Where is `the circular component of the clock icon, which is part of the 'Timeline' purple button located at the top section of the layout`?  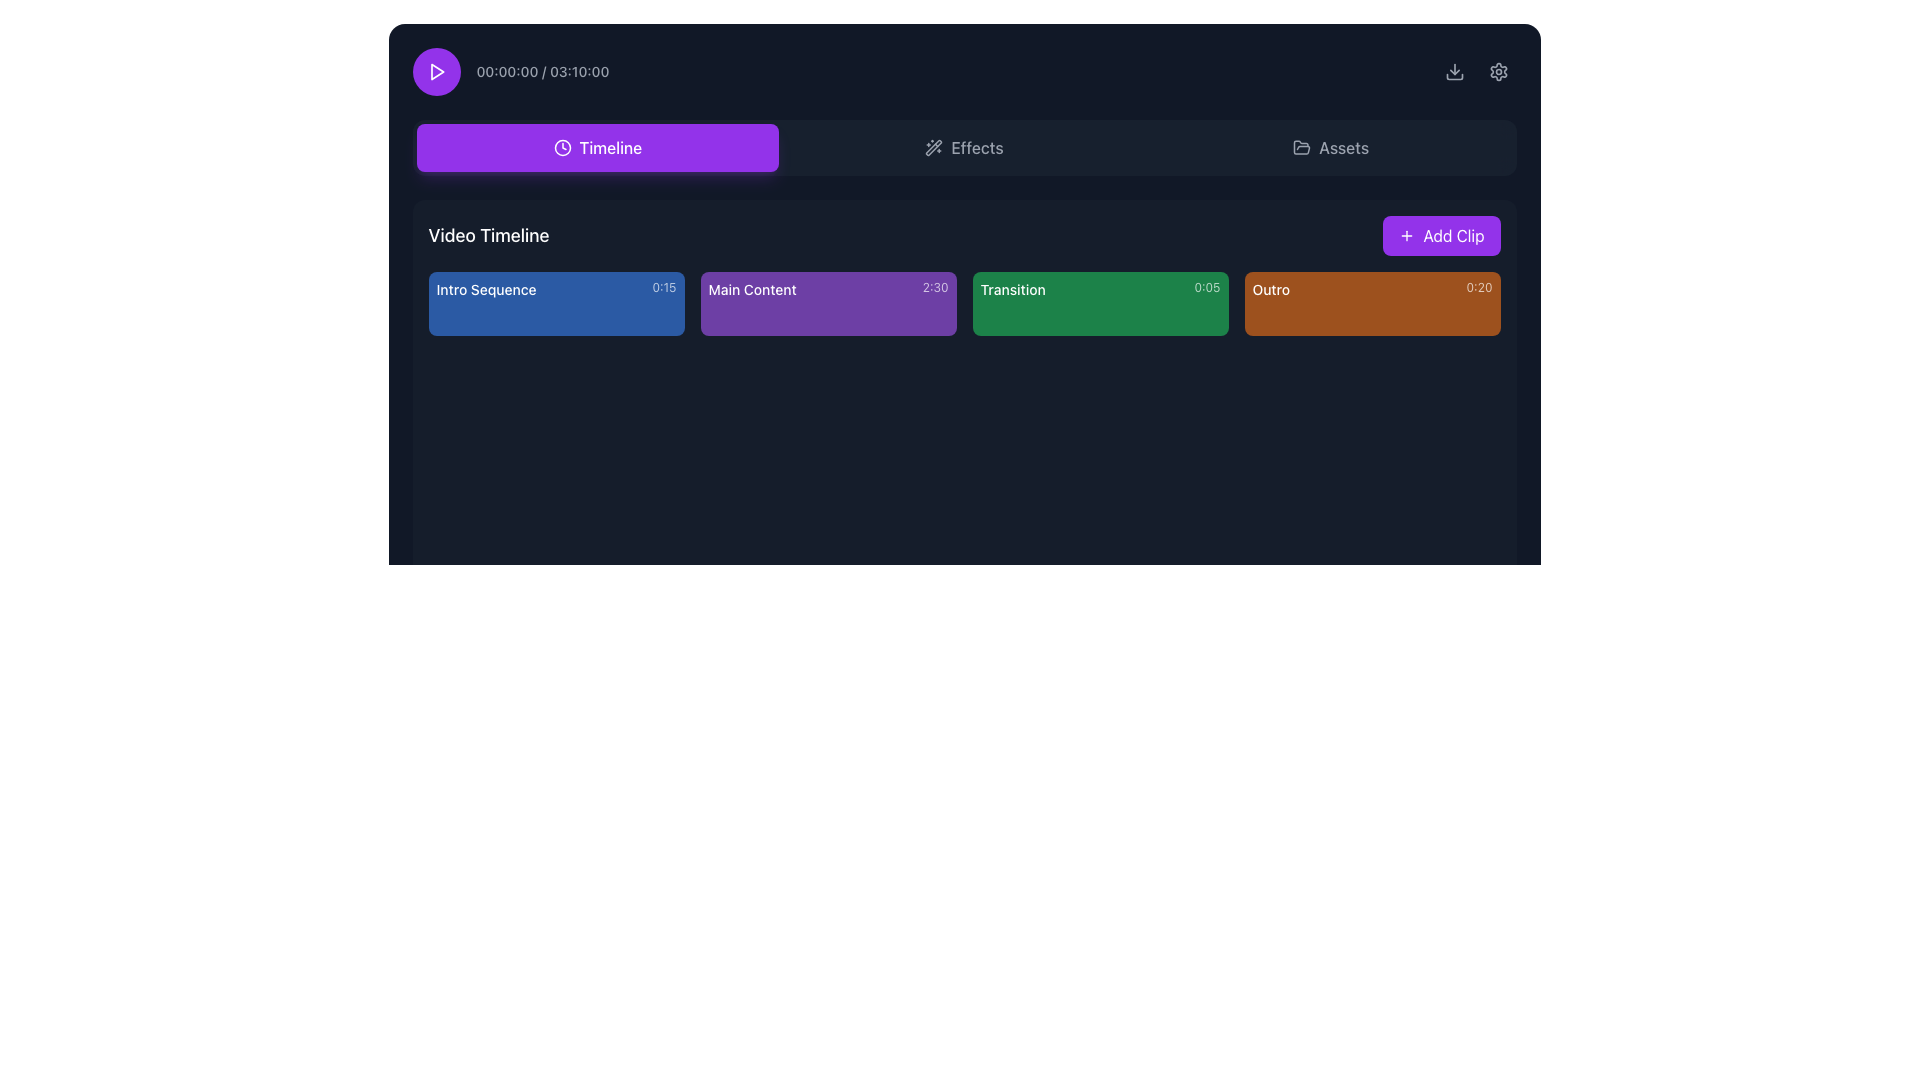
the circular component of the clock icon, which is part of the 'Timeline' purple button located at the top section of the layout is located at coordinates (561, 146).